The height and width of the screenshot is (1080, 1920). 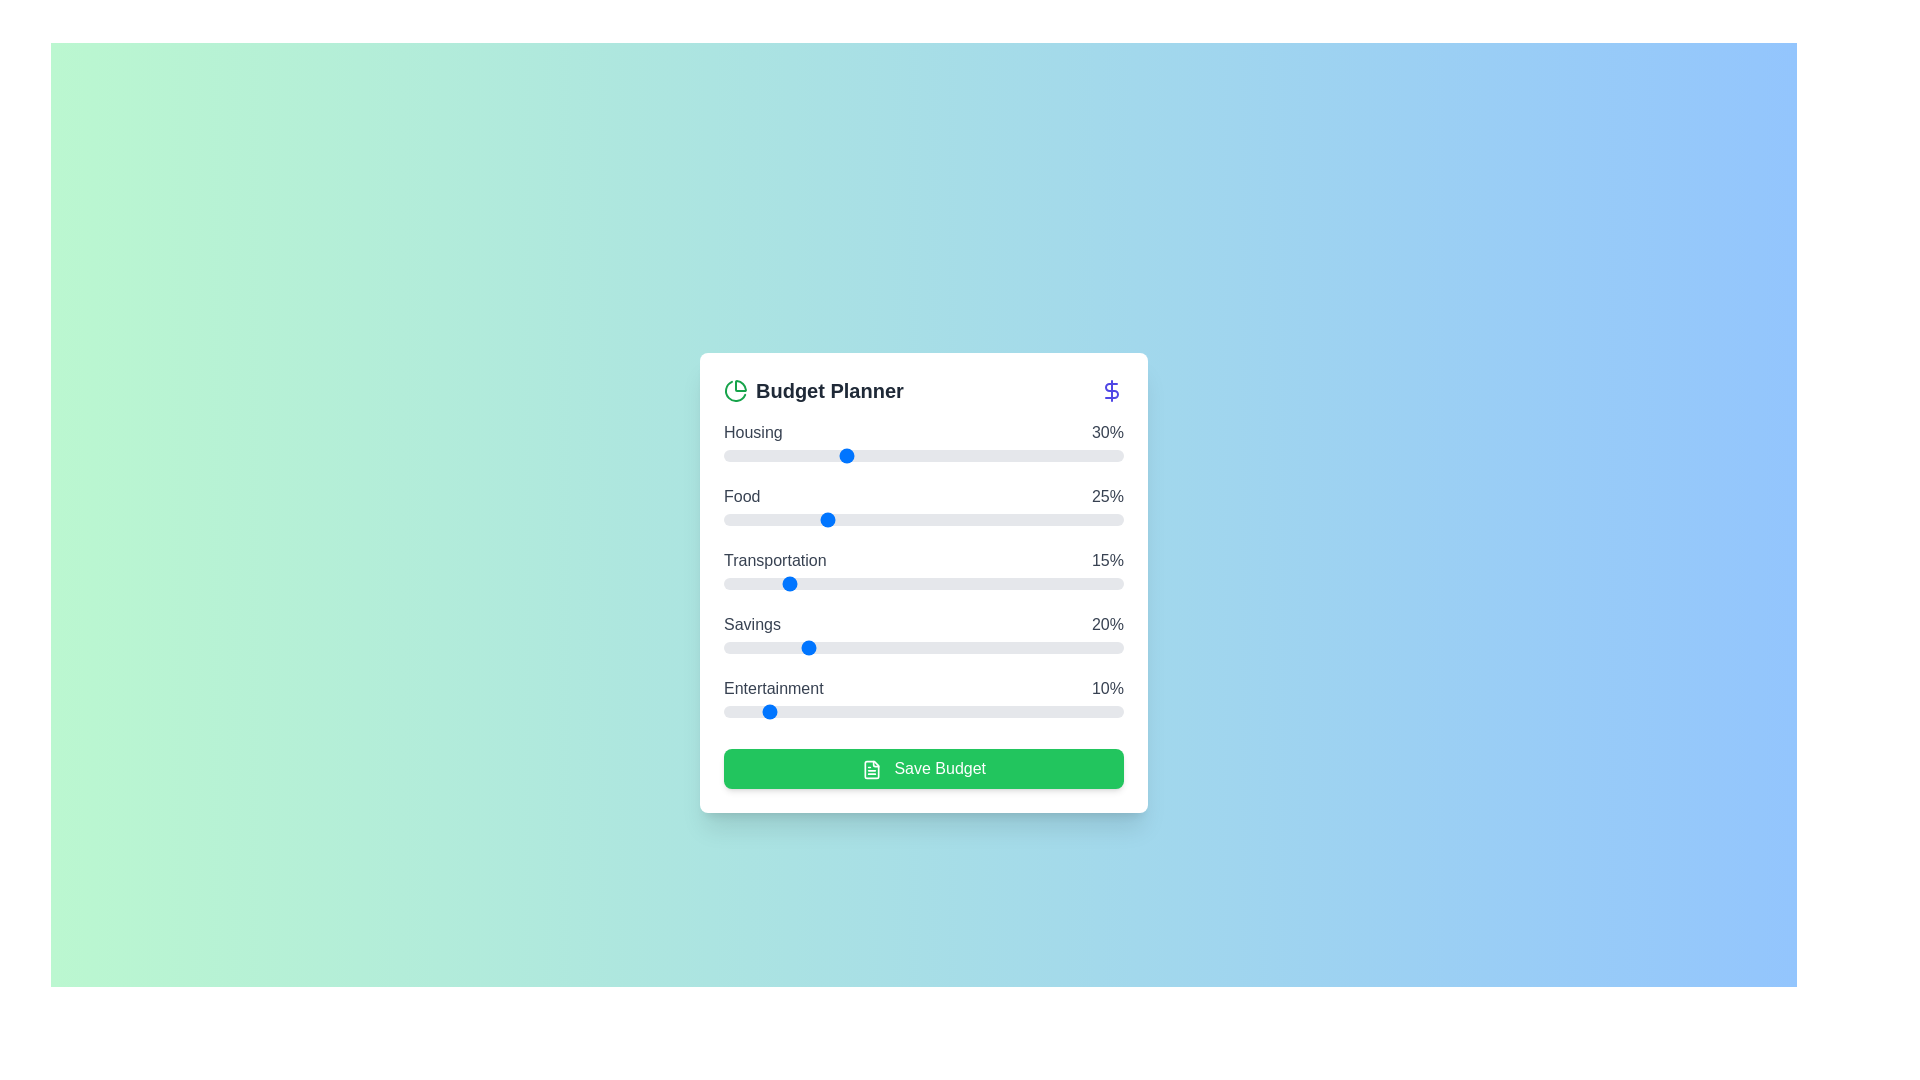 What do you see at coordinates (911, 455) in the screenshot?
I see `the 'Housing' slider to 47% allocation` at bounding box center [911, 455].